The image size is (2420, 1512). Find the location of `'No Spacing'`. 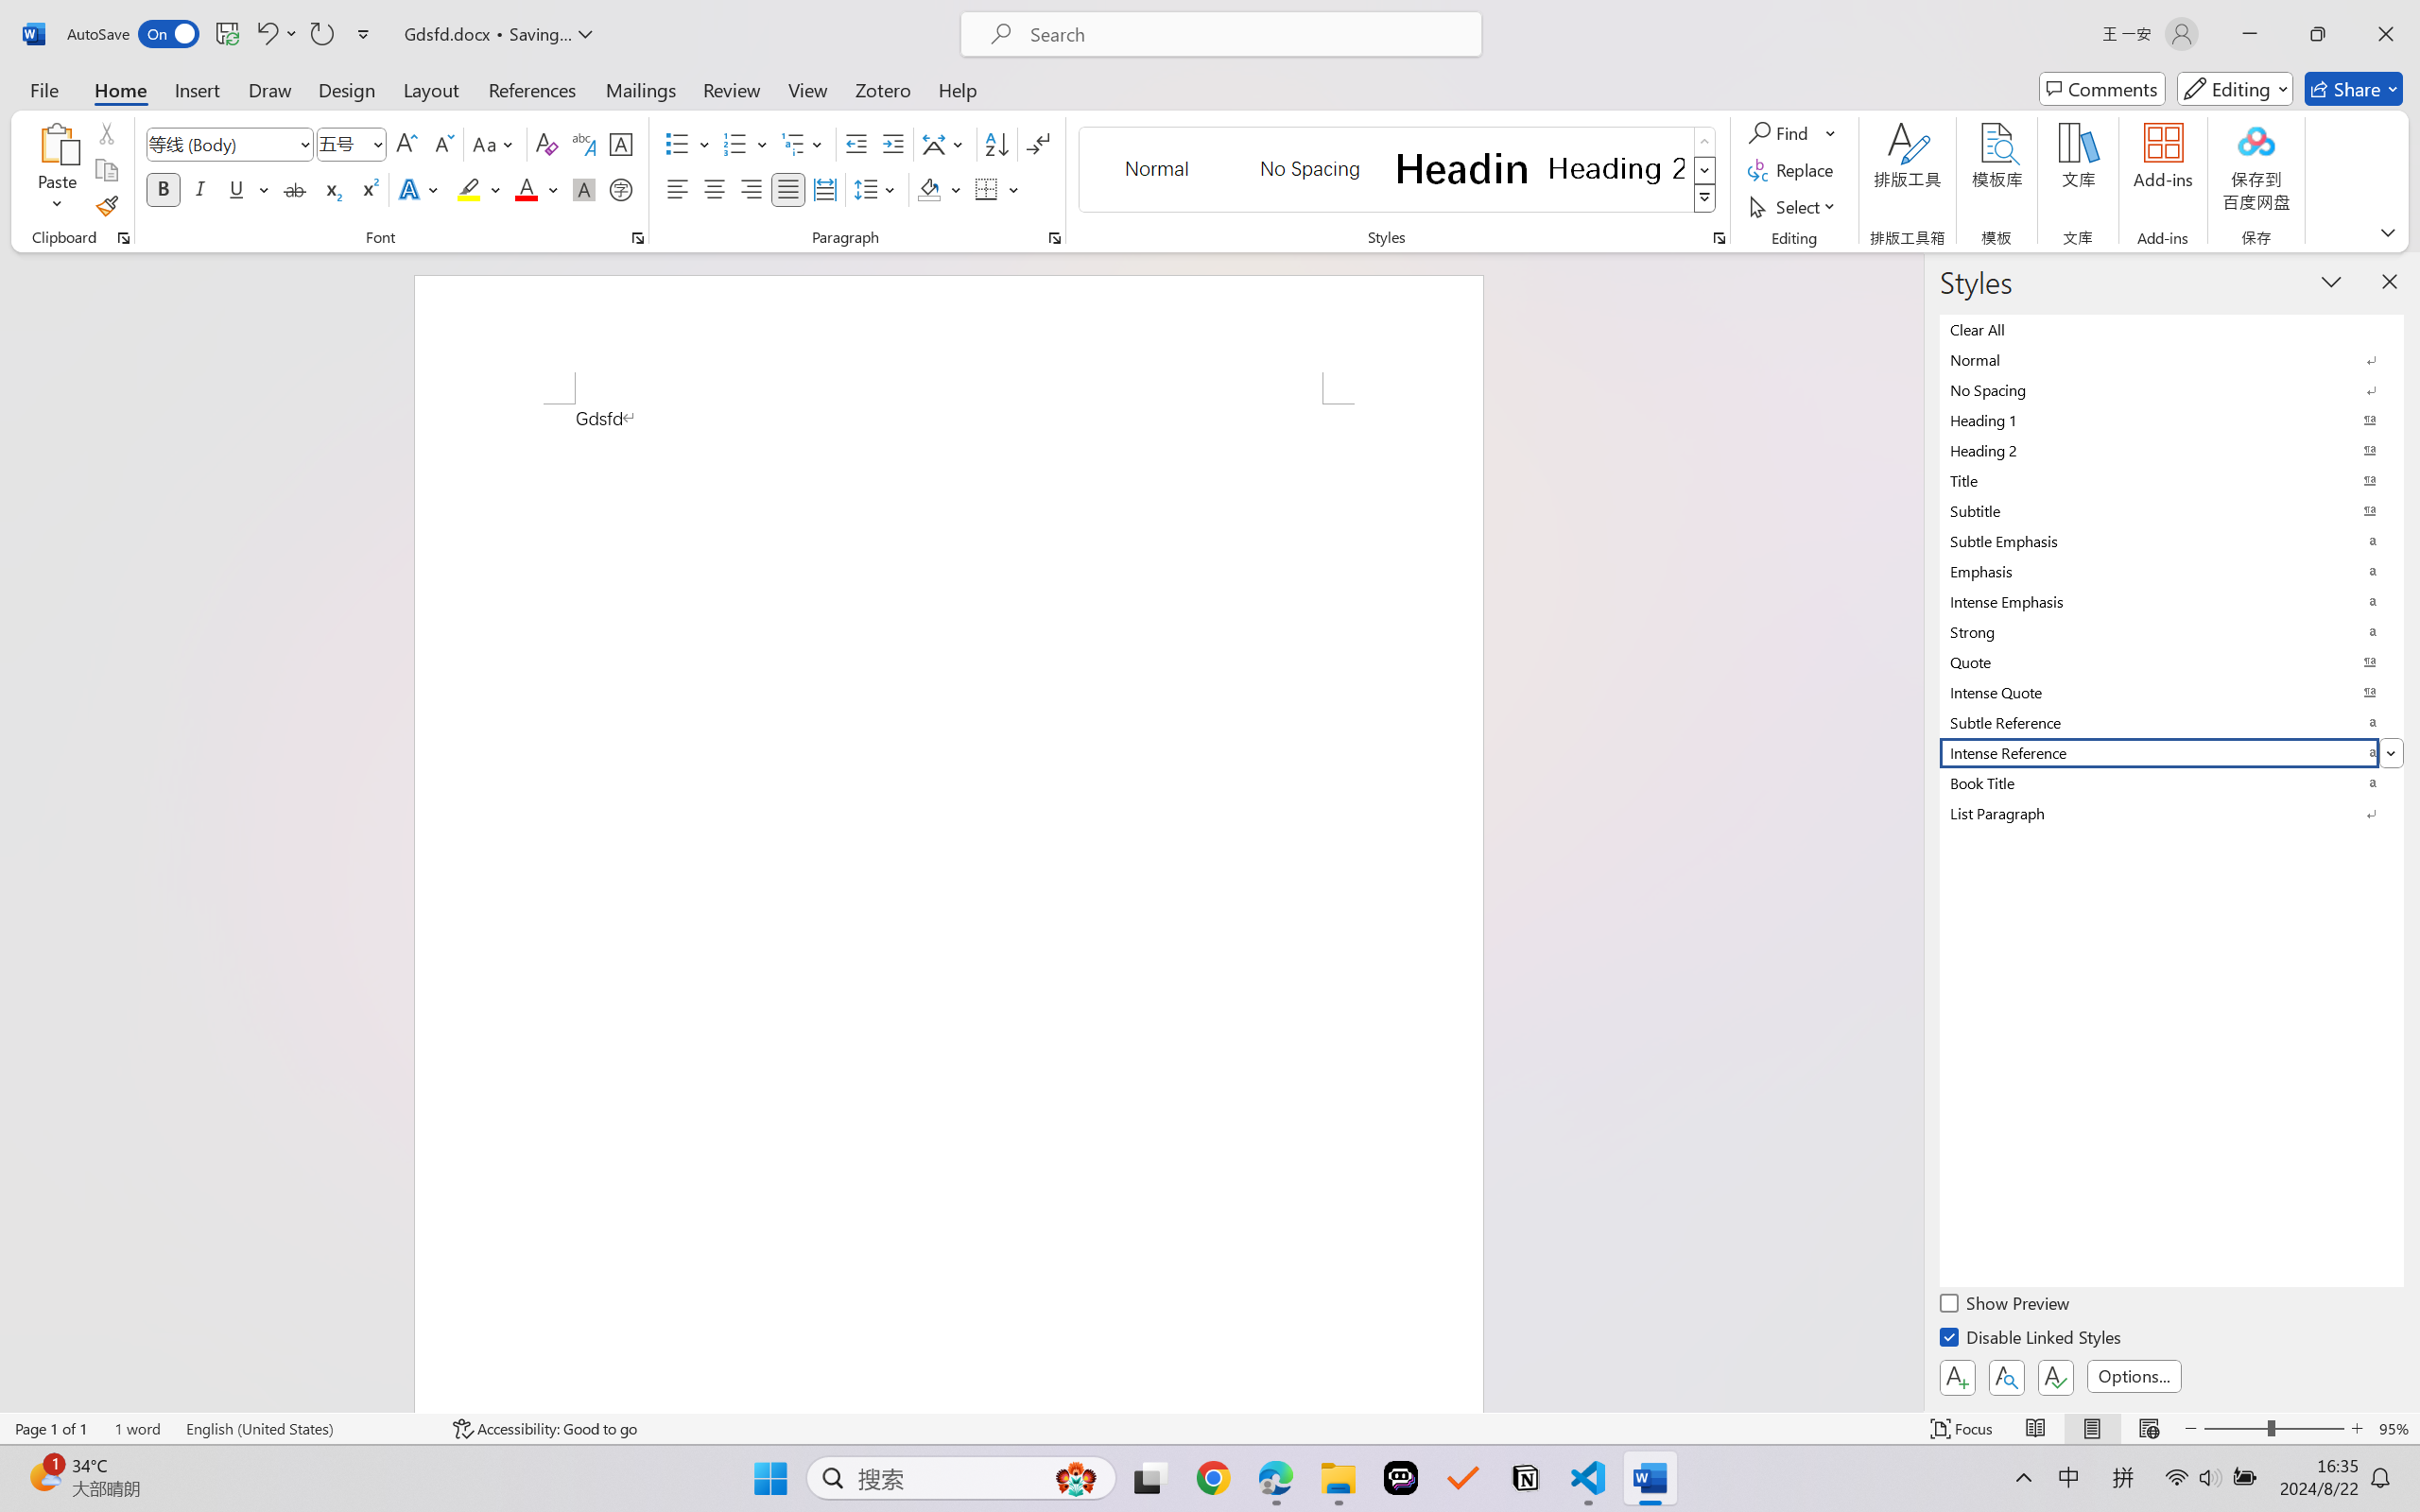

'No Spacing' is located at coordinates (2171, 388).